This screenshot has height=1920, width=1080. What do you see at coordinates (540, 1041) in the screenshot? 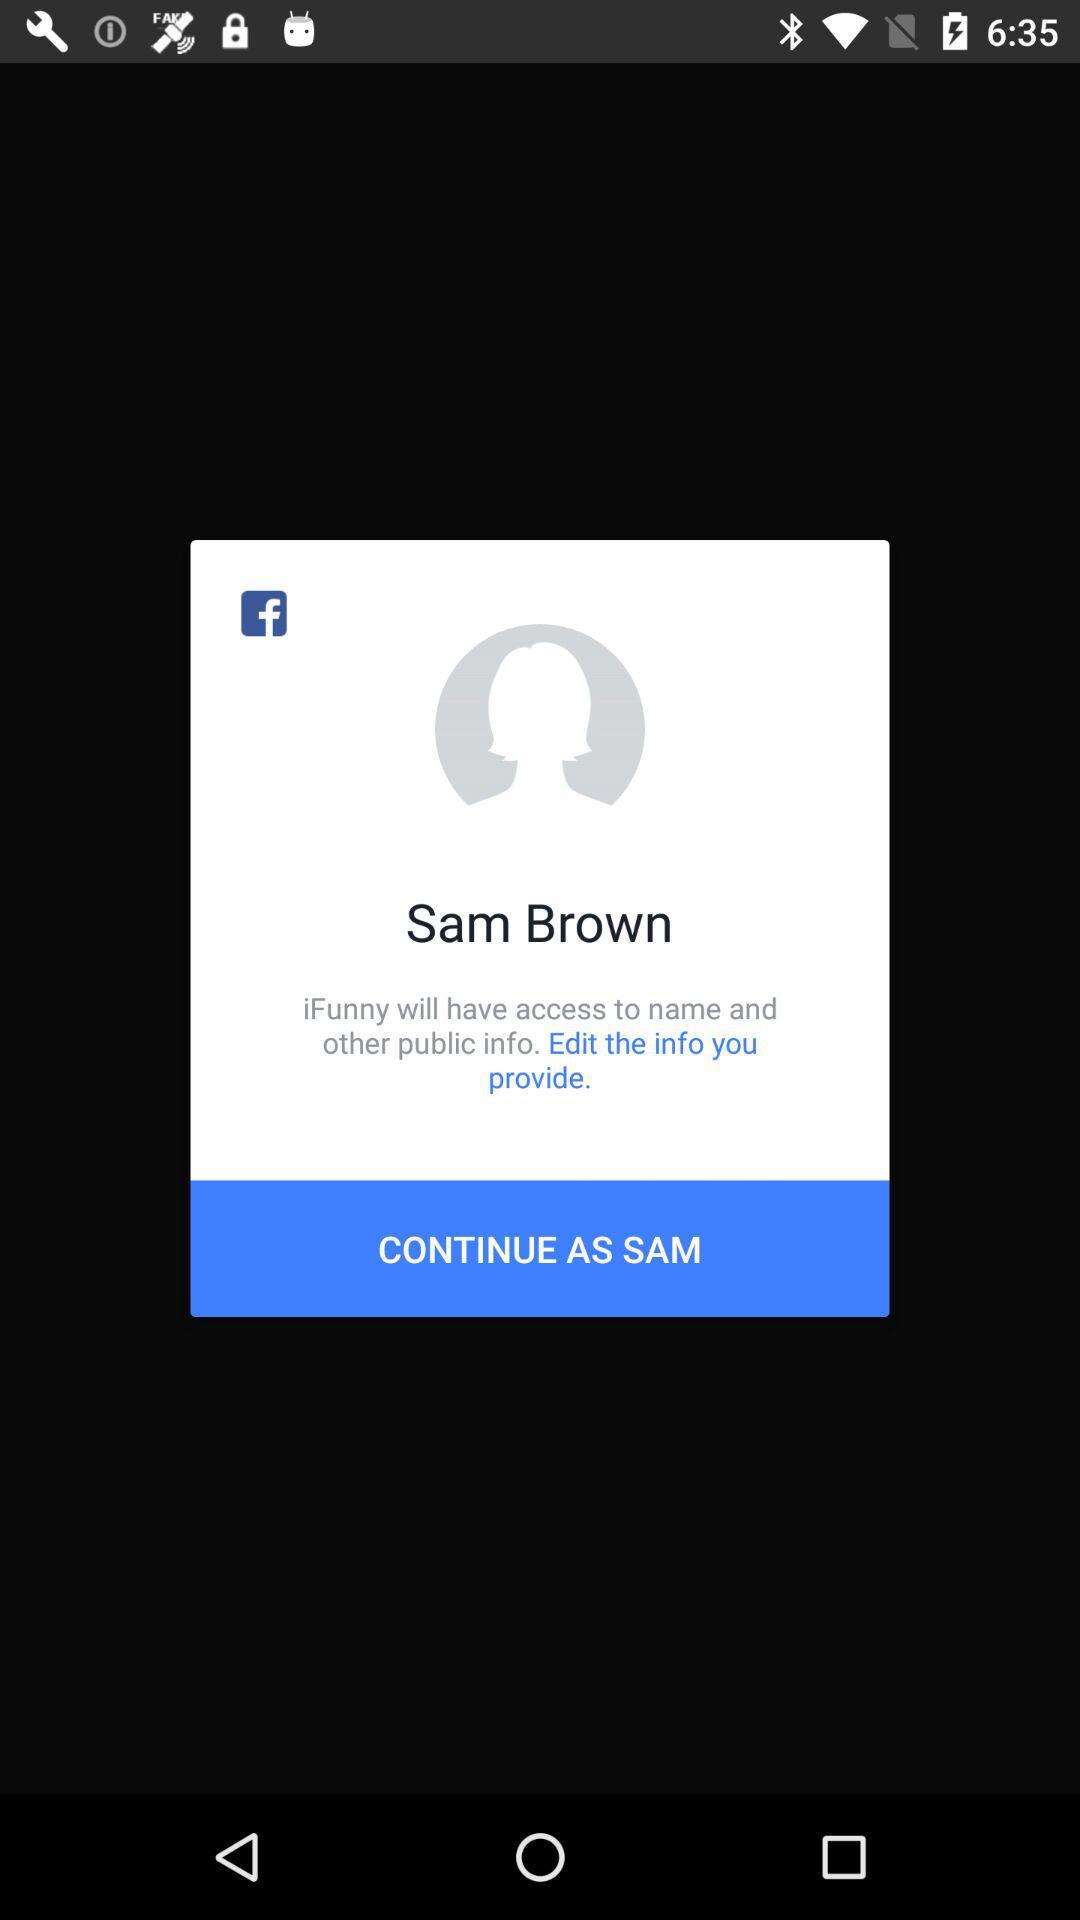
I see `the item above continue as sam icon` at bounding box center [540, 1041].